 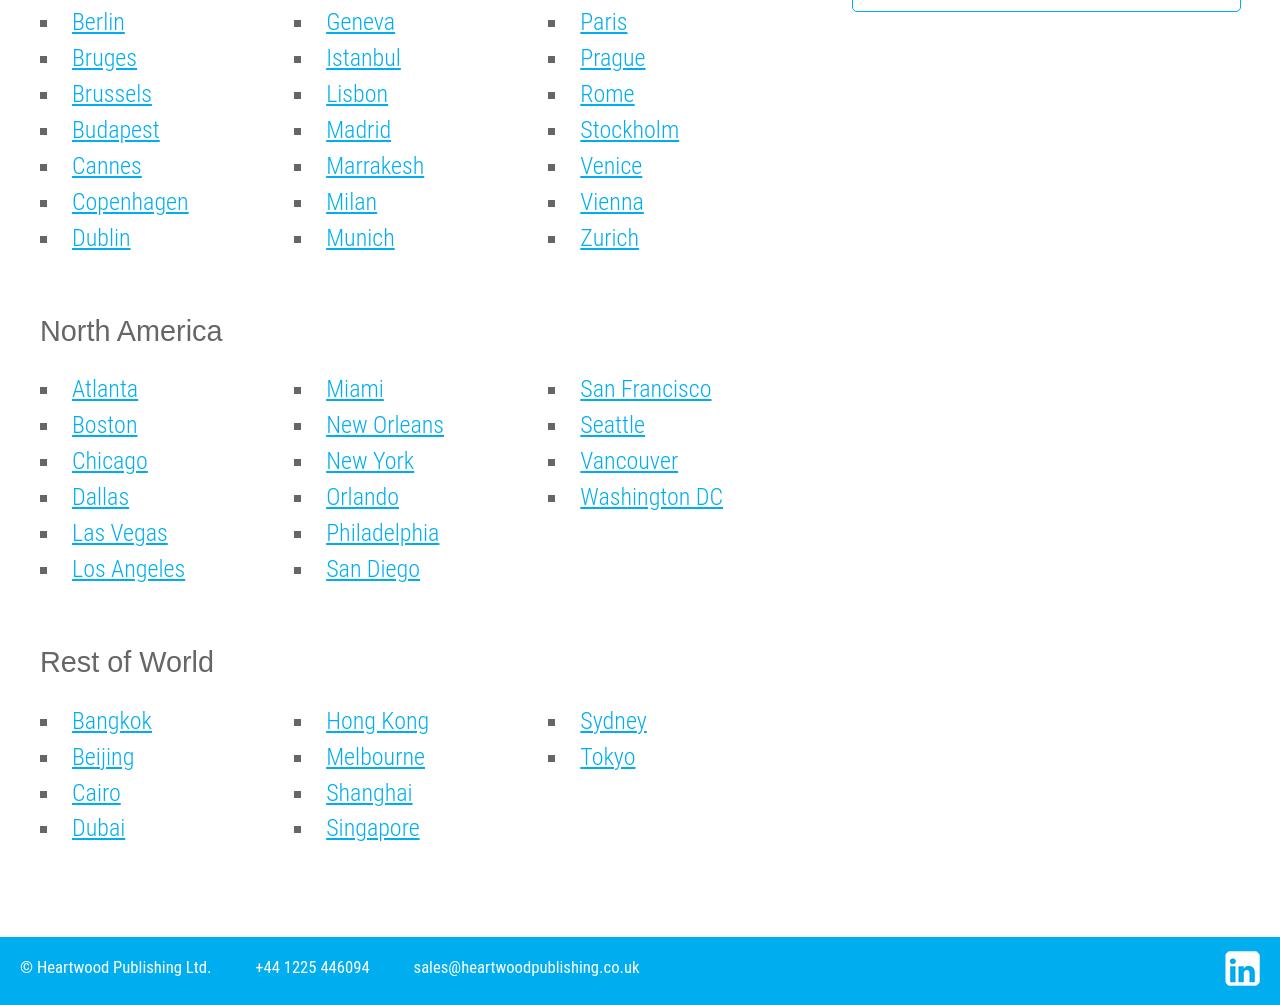 What do you see at coordinates (627, 460) in the screenshot?
I see `'Vancouver'` at bounding box center [627, 460].